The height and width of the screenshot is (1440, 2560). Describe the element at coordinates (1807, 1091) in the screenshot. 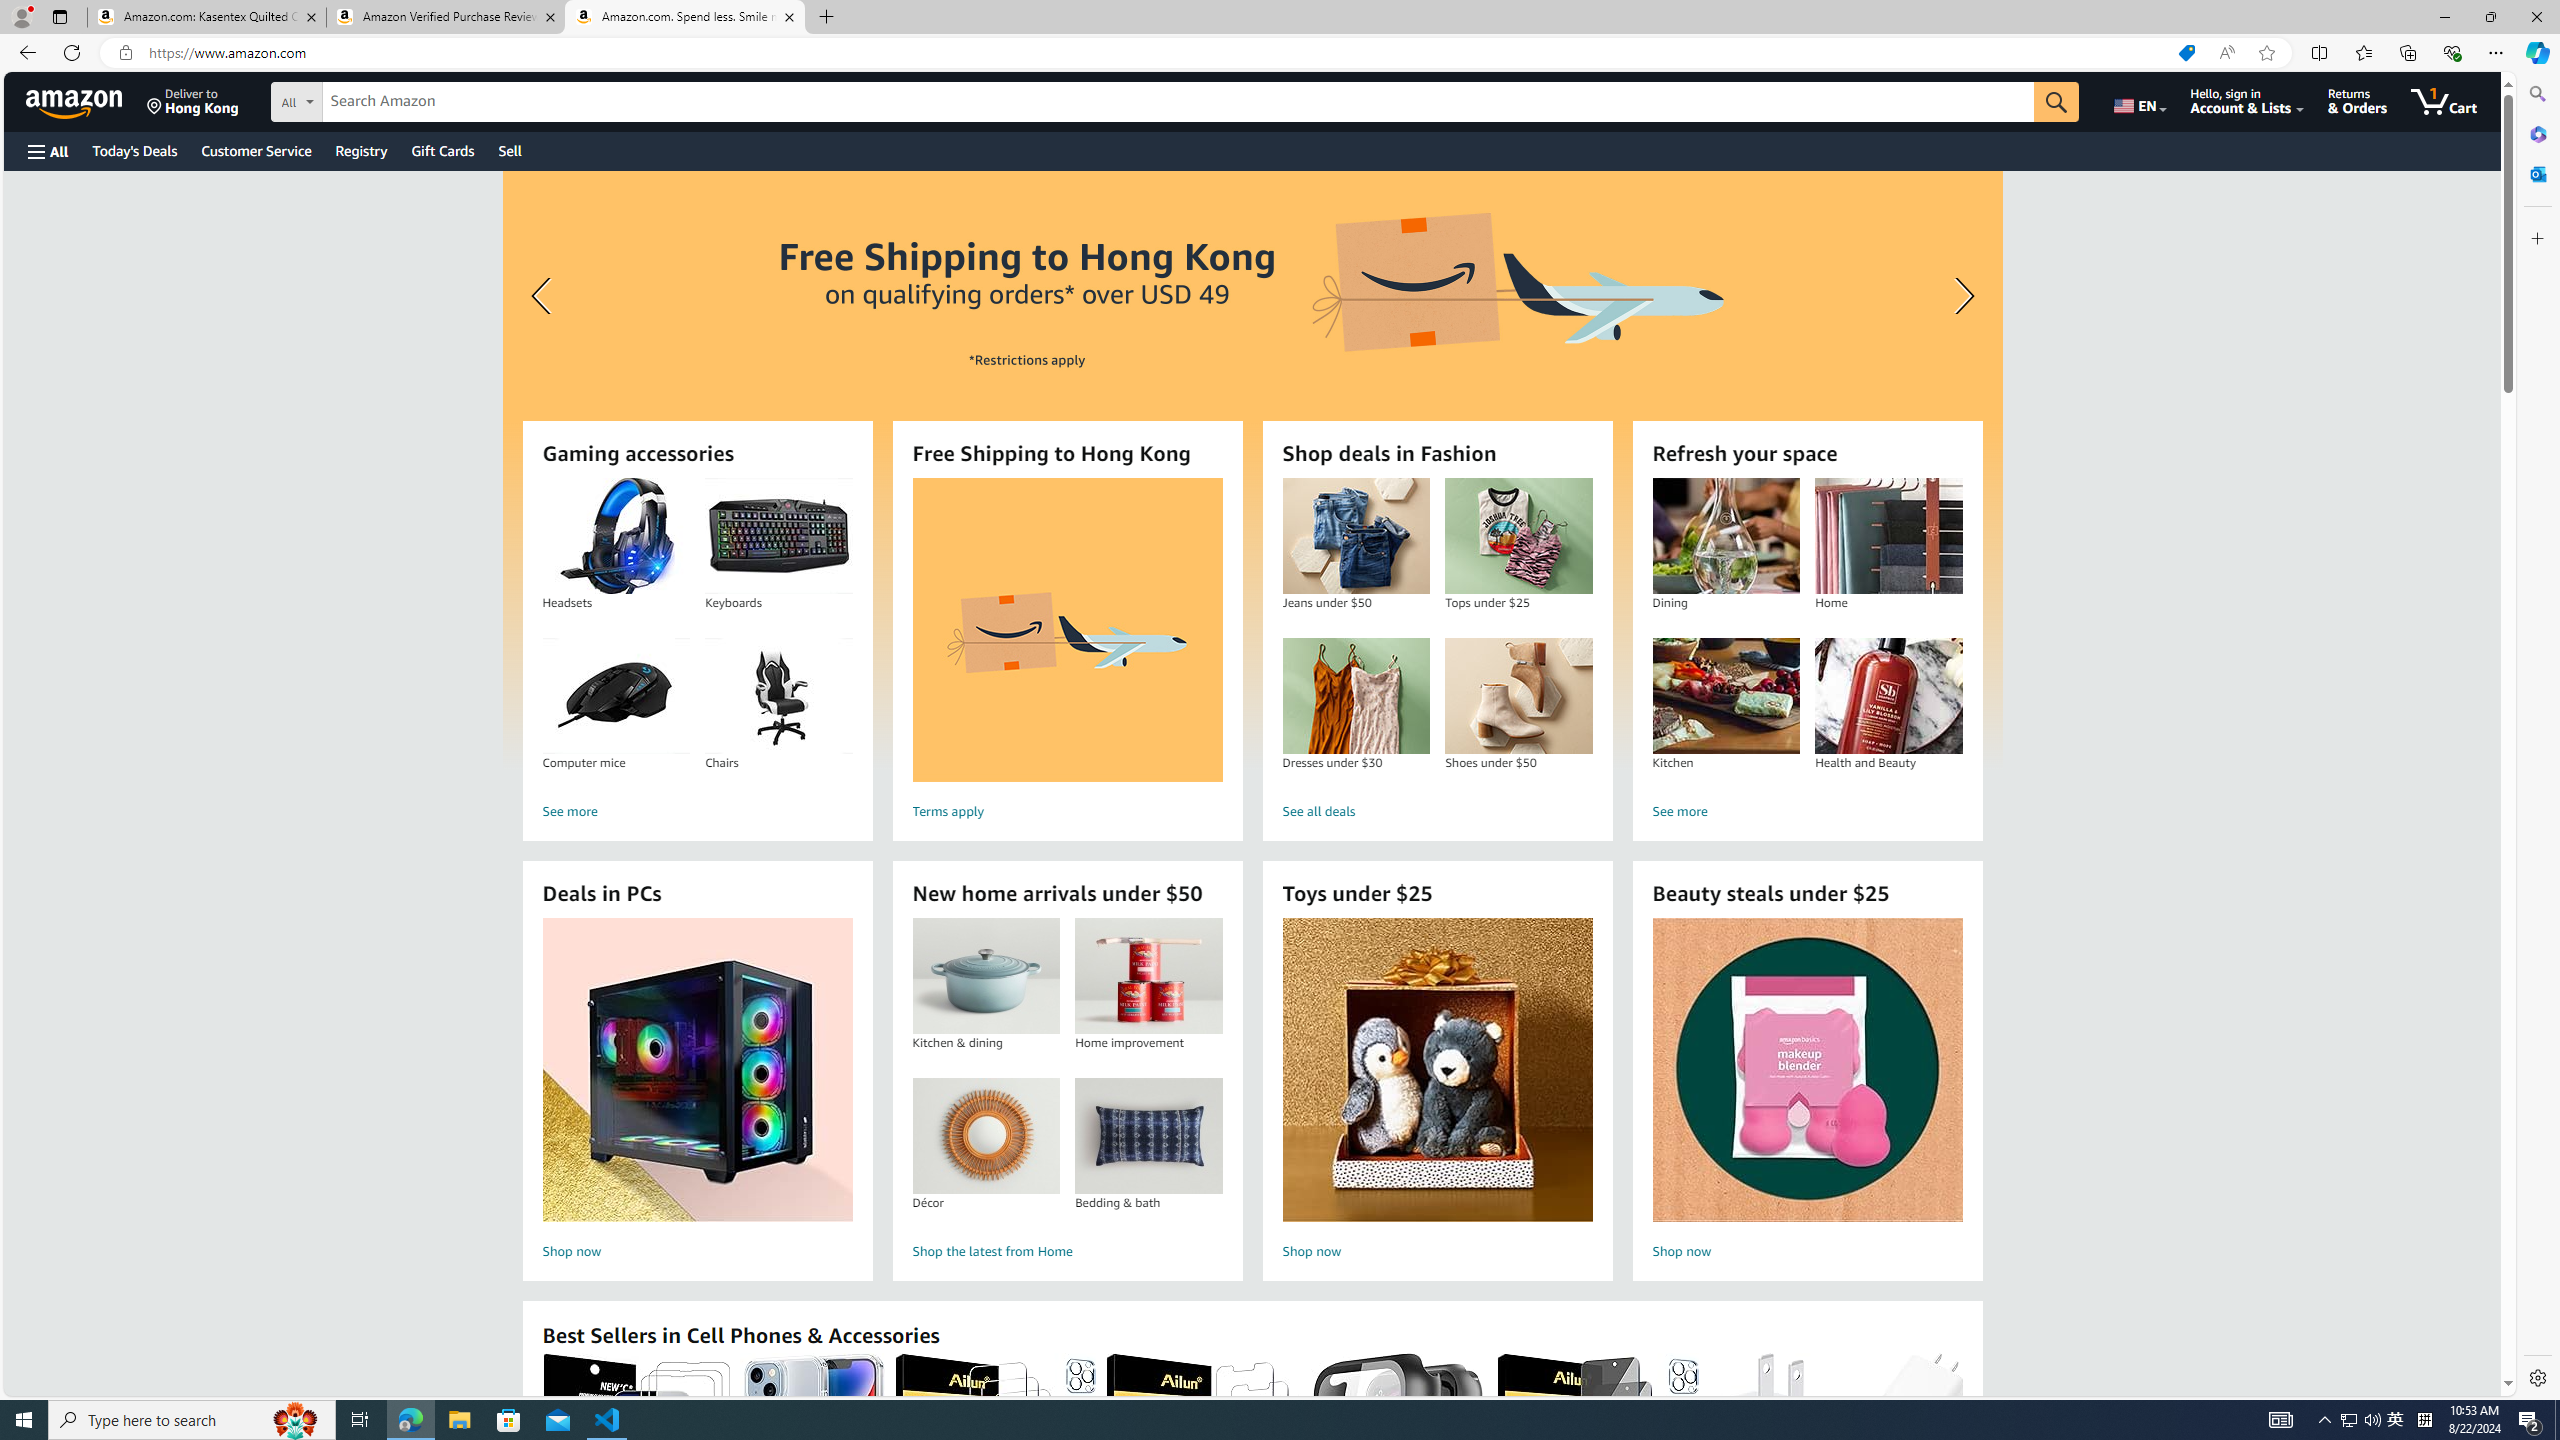

I see `'Beauty steals under $25 Shop now'` at that location.